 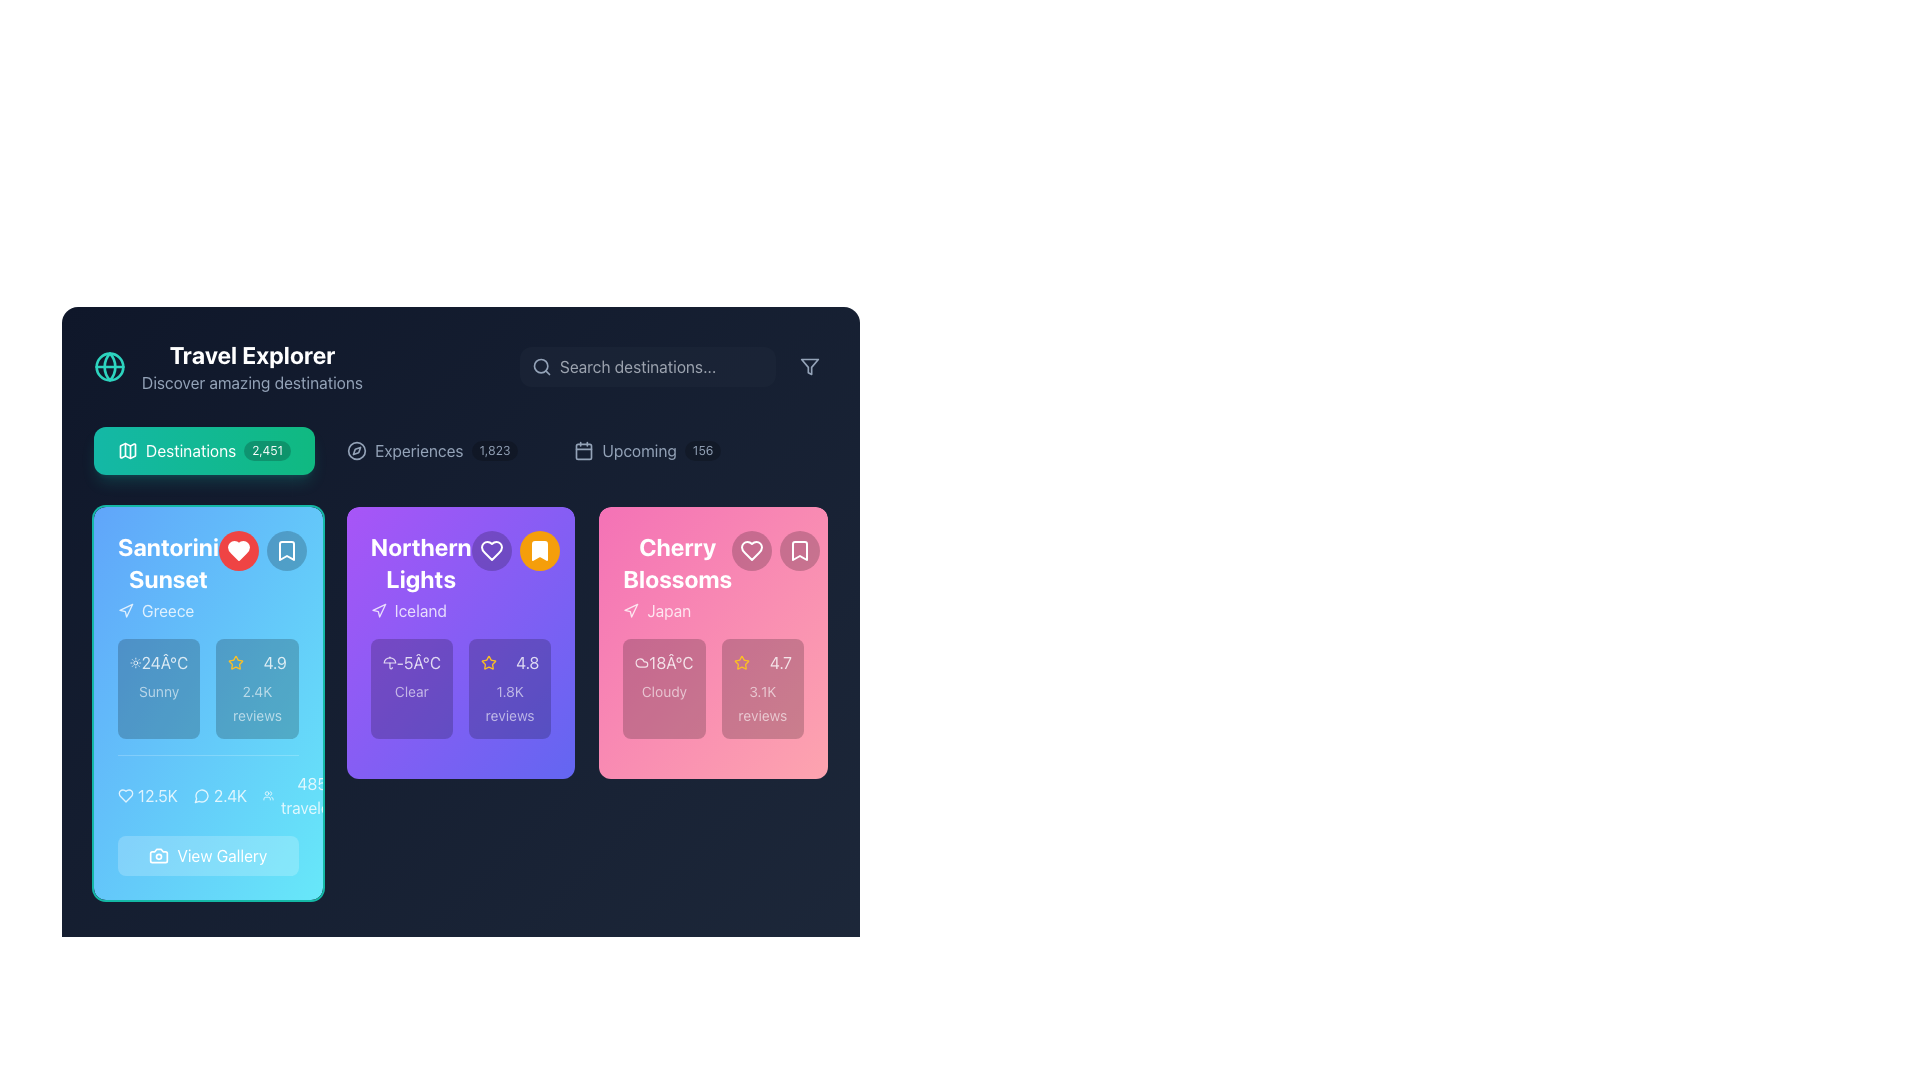 I want to click on text label indicating the location associated with the 'Northern Lights' card, which displays 'Iceland' in the bottom-left corner of the purple card, so click(x=420, y=609).